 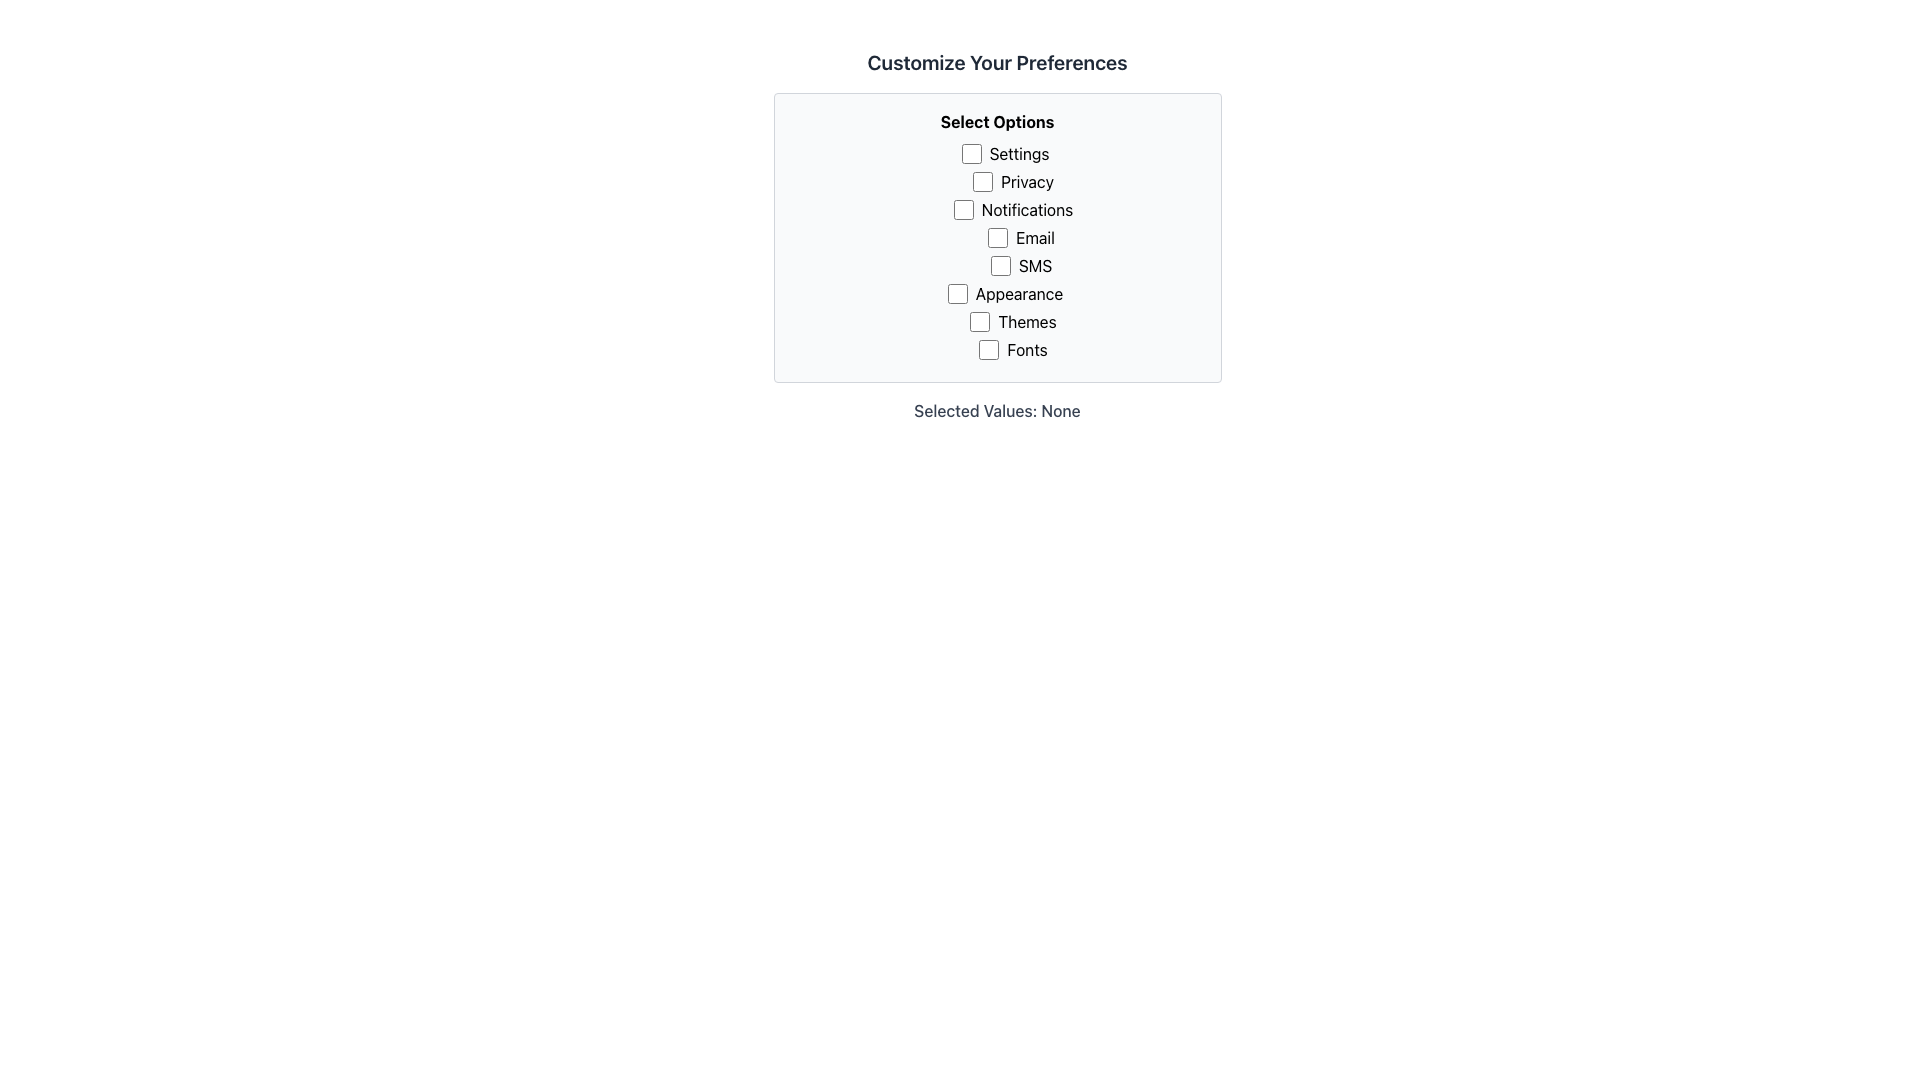 What do you see at coordinates (1013, 350) in the screenshot?
I see `the label 'Fonts' of the checkbox` at bounding box center [1013, 350].